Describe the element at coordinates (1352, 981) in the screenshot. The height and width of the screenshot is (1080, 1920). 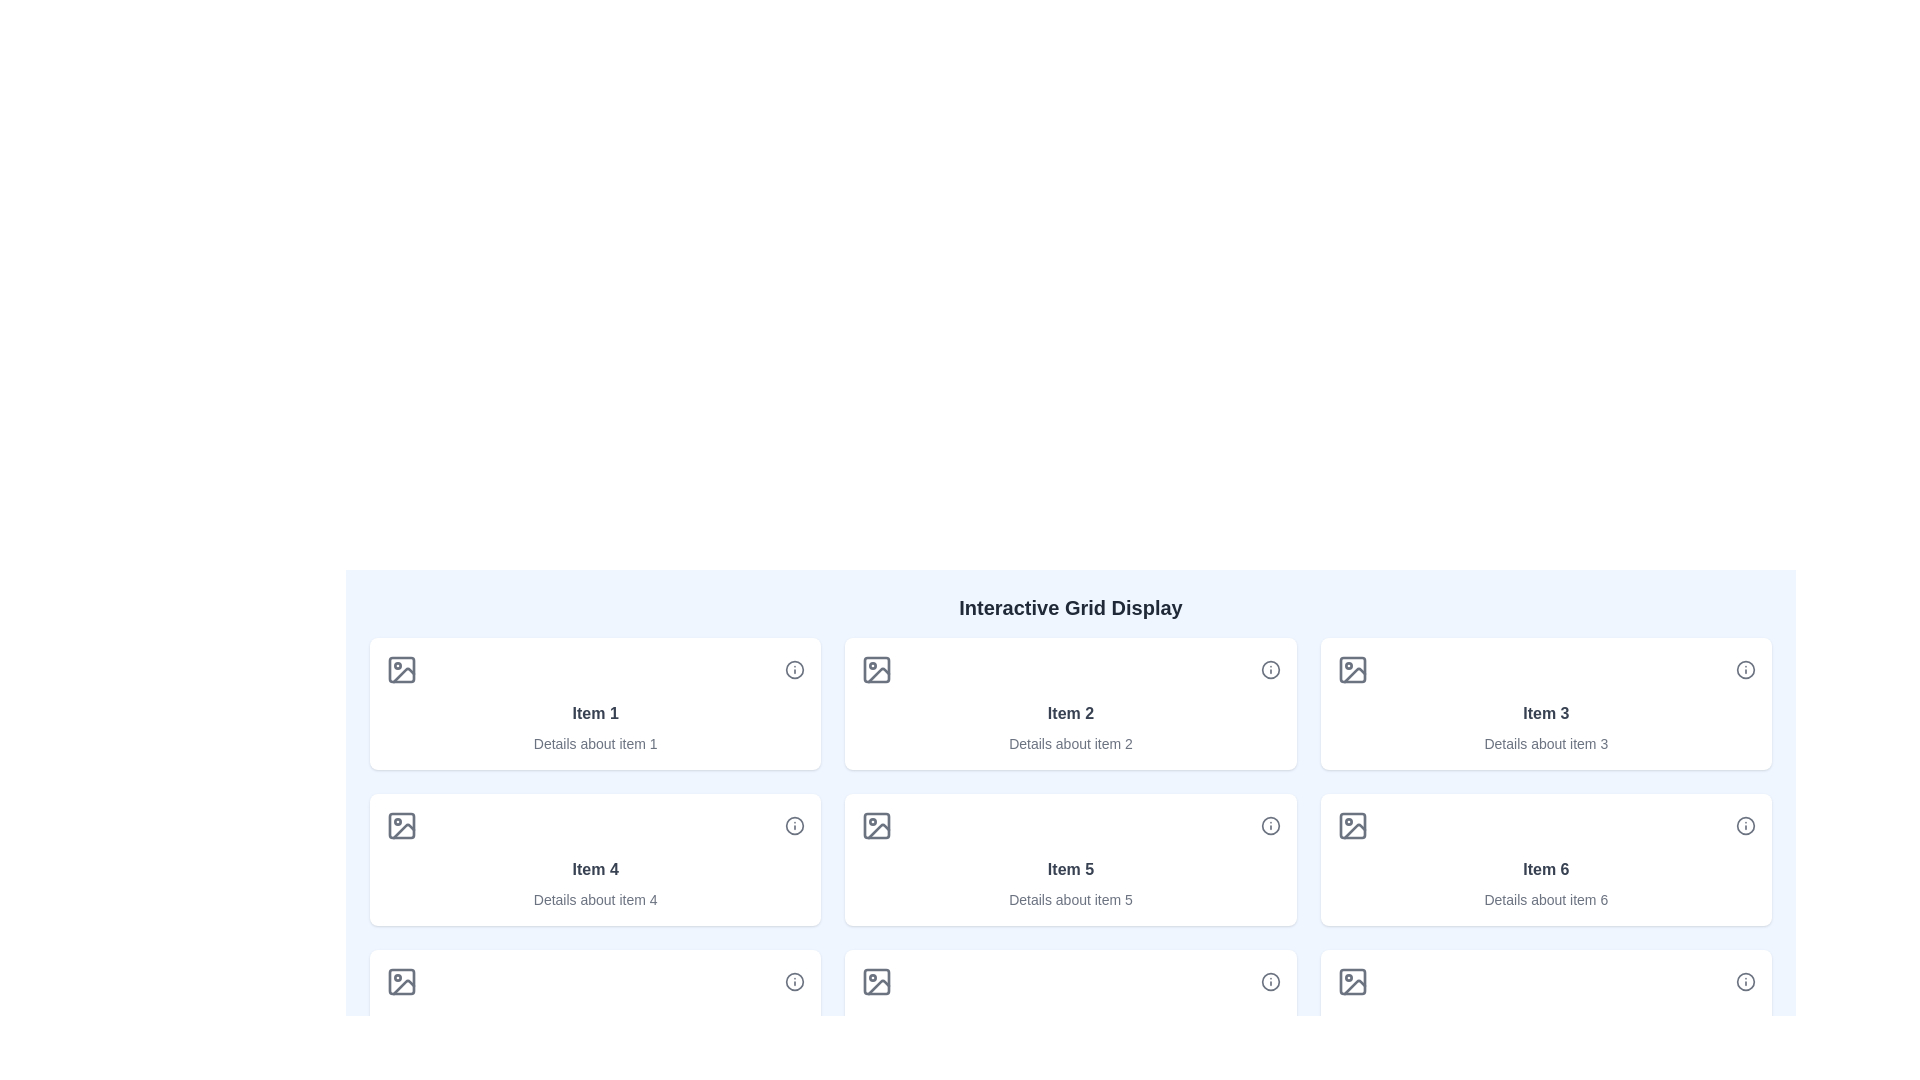
I see `the icon placeholder located in the bottom-right corner of the grid section labeled 'Item 6'` at that location.